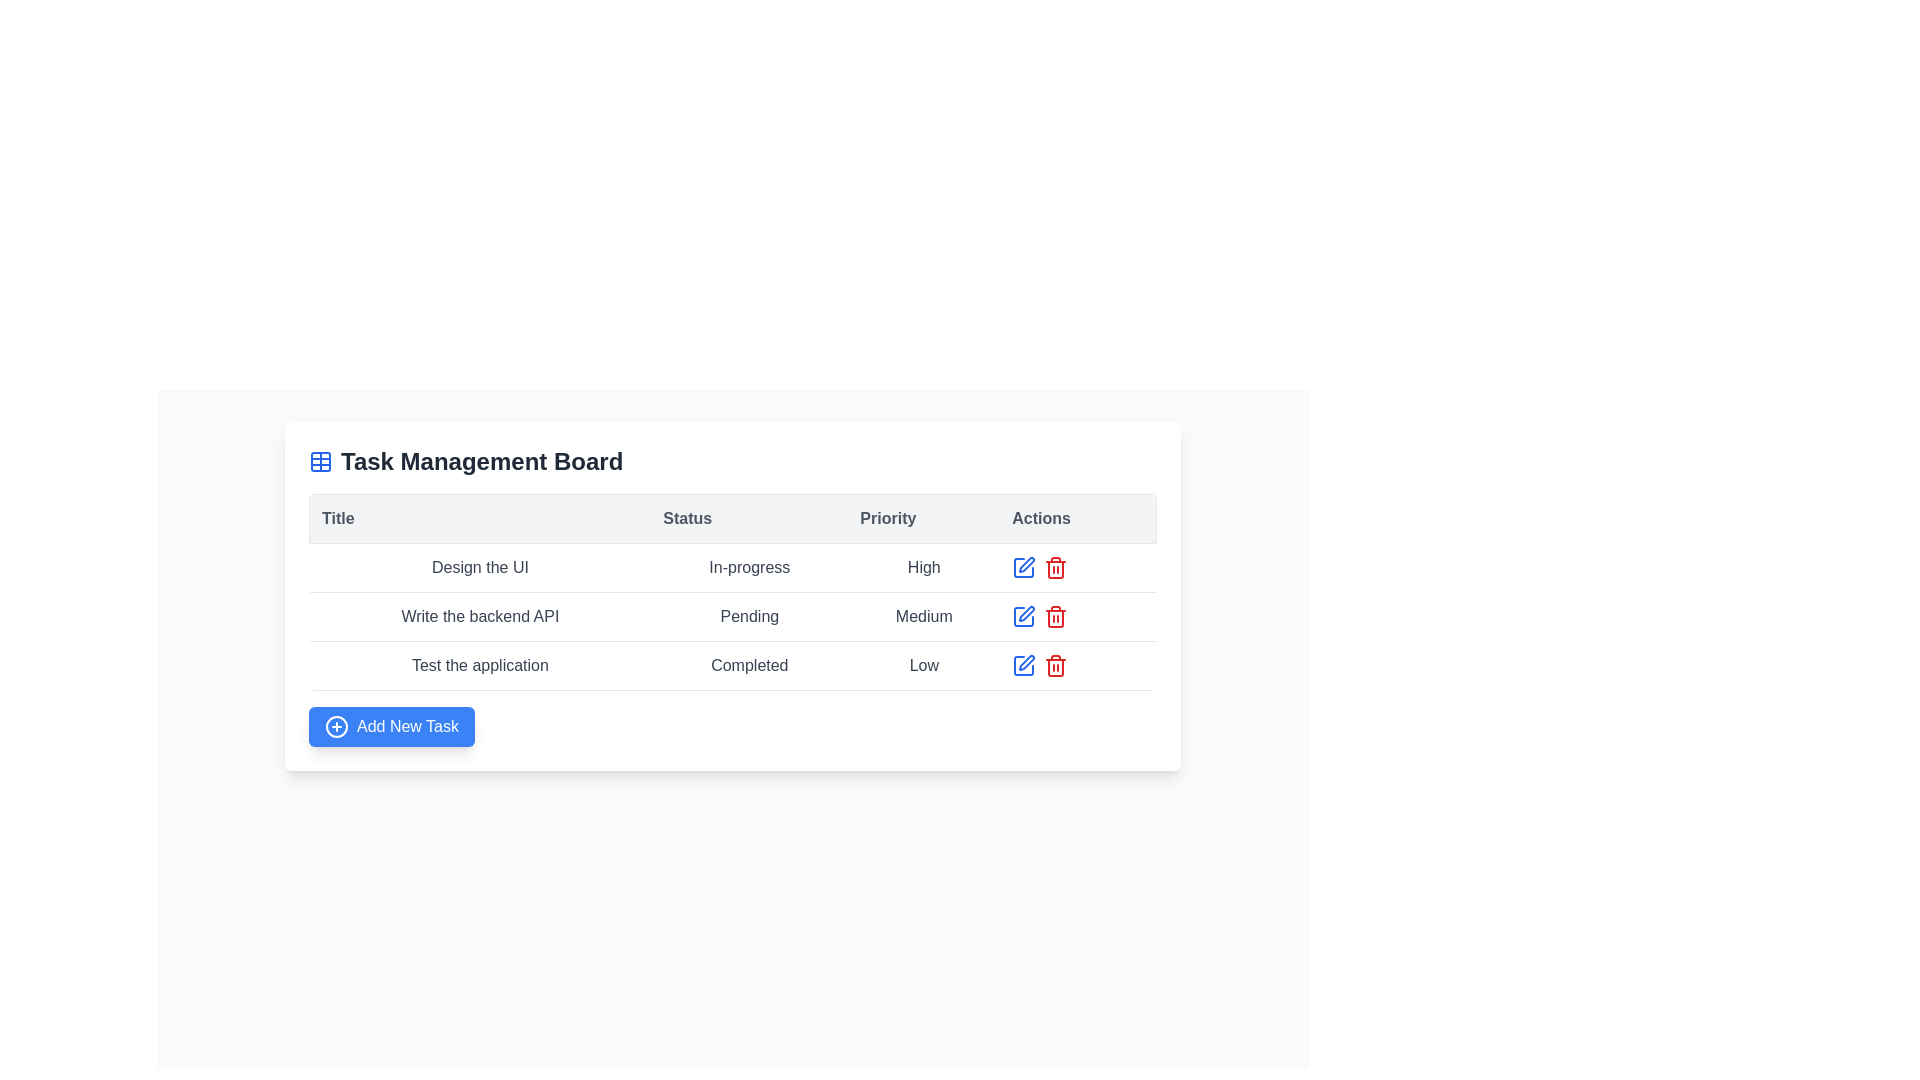 Image resolution: width=1920 pixels, height=1080 pixels. What do you see at coordinates (480, 666) in the screenshot?
I see `the Text Label displaying the task title in the third row of the task management interface under the 'Title' column` at bounding box center [480, 666].